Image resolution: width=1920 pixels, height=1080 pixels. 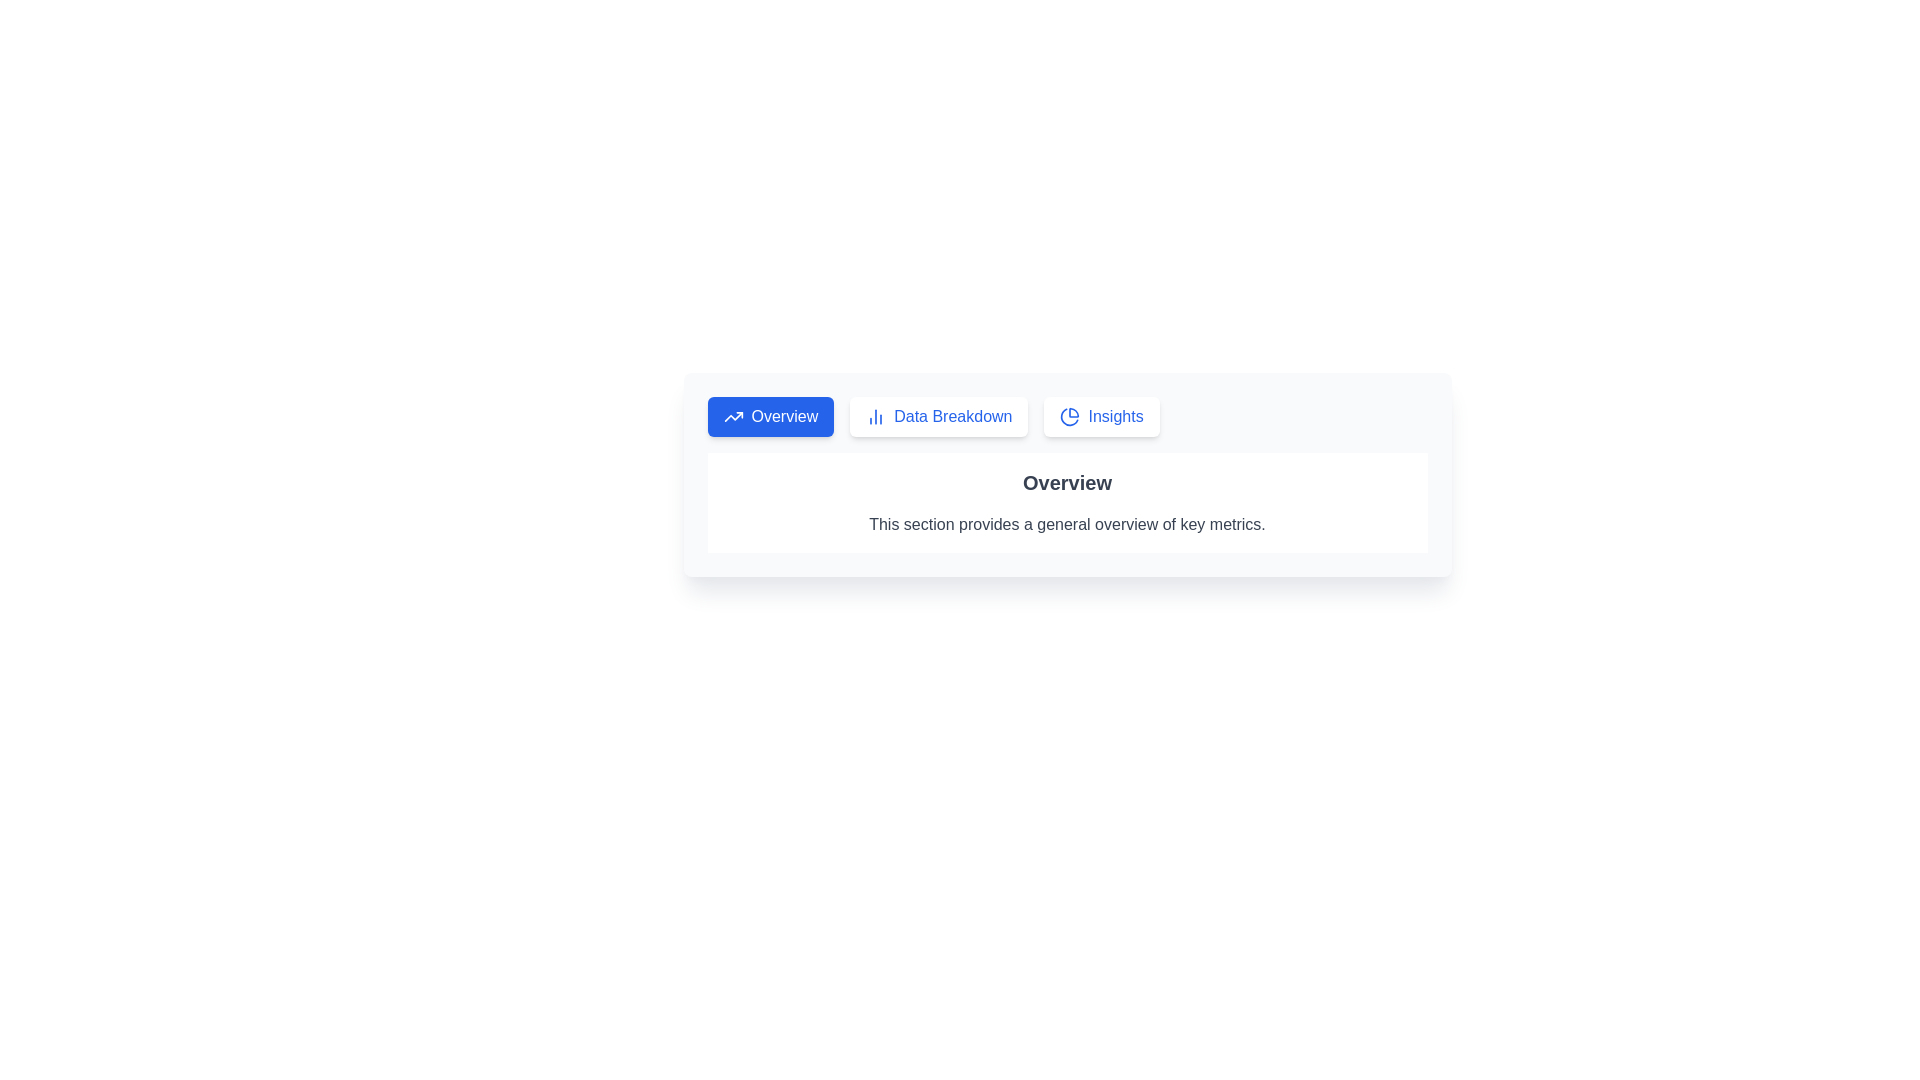 I want to click on the Insights tab by clicking on its button, so click(x=1101, y=415).